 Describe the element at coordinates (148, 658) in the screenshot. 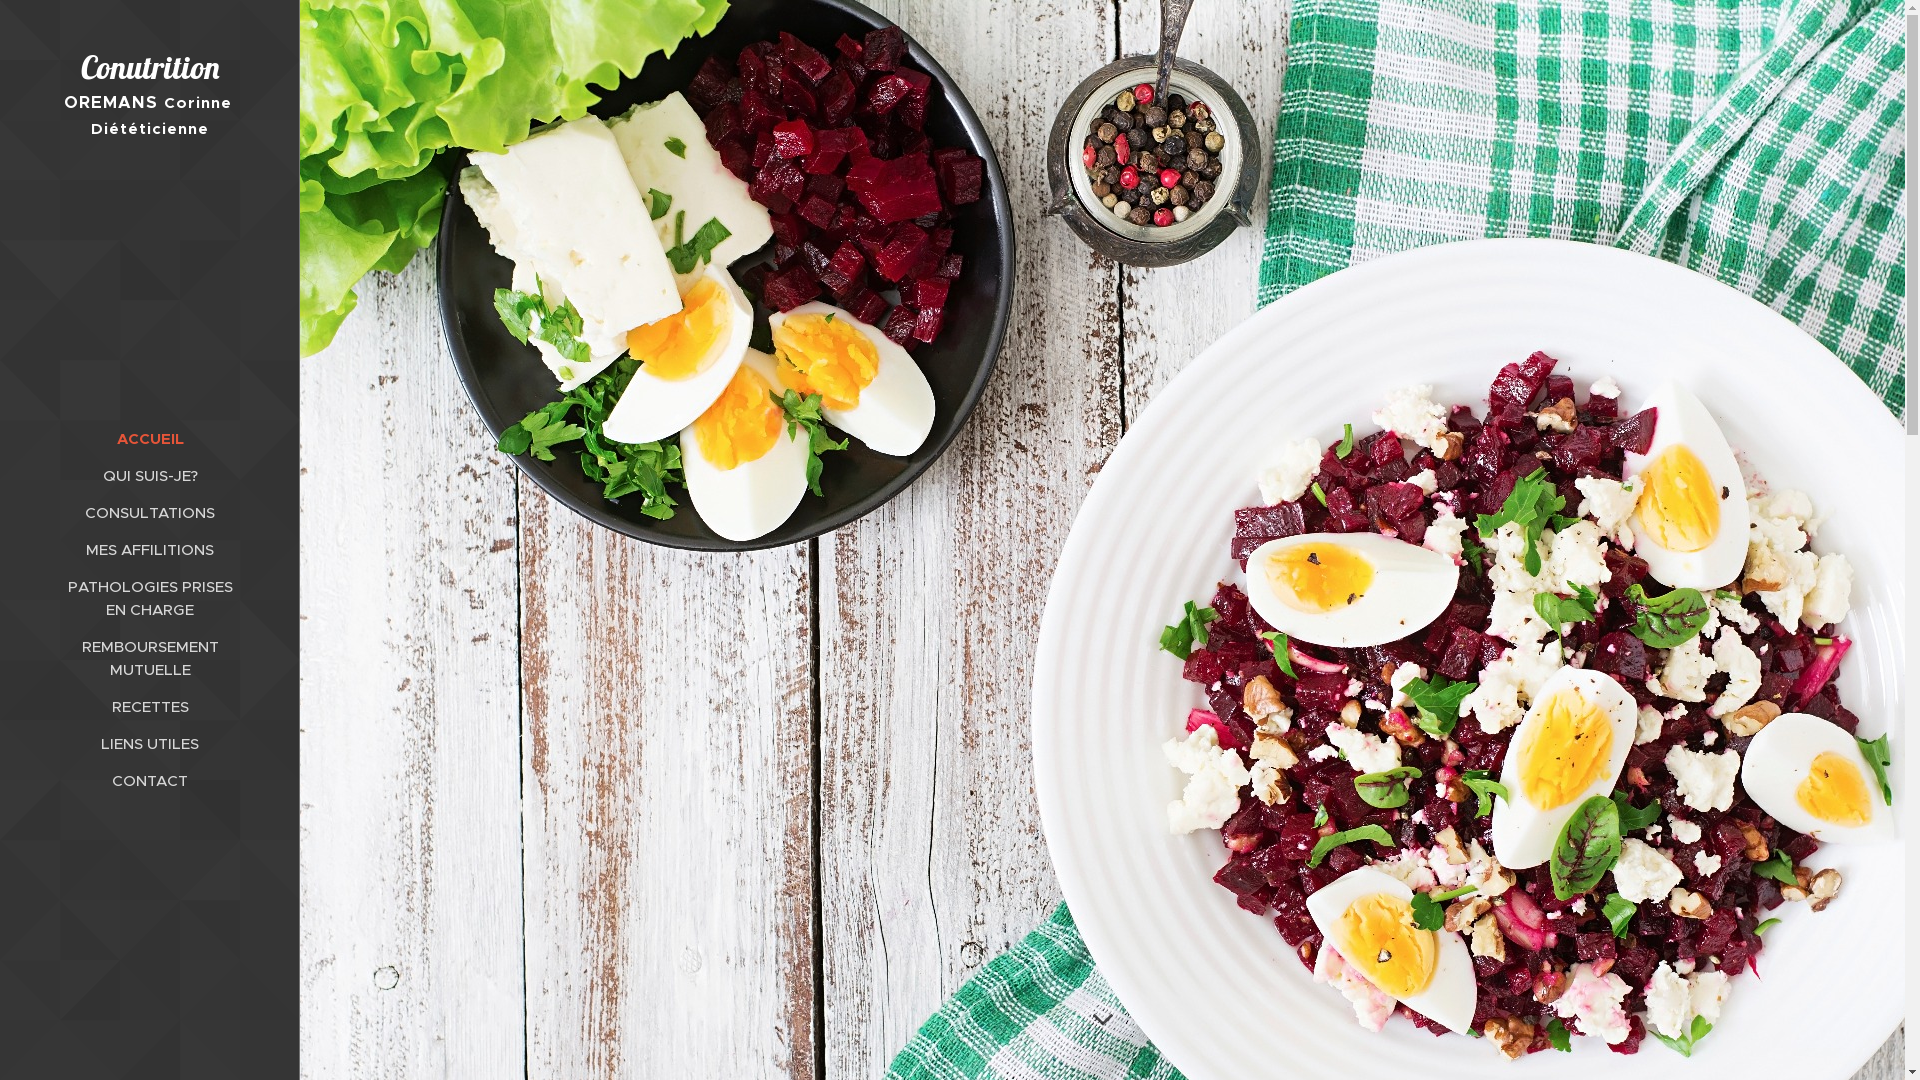

I see `'REMBOURSEMENT MUTUELLE'` at that location.